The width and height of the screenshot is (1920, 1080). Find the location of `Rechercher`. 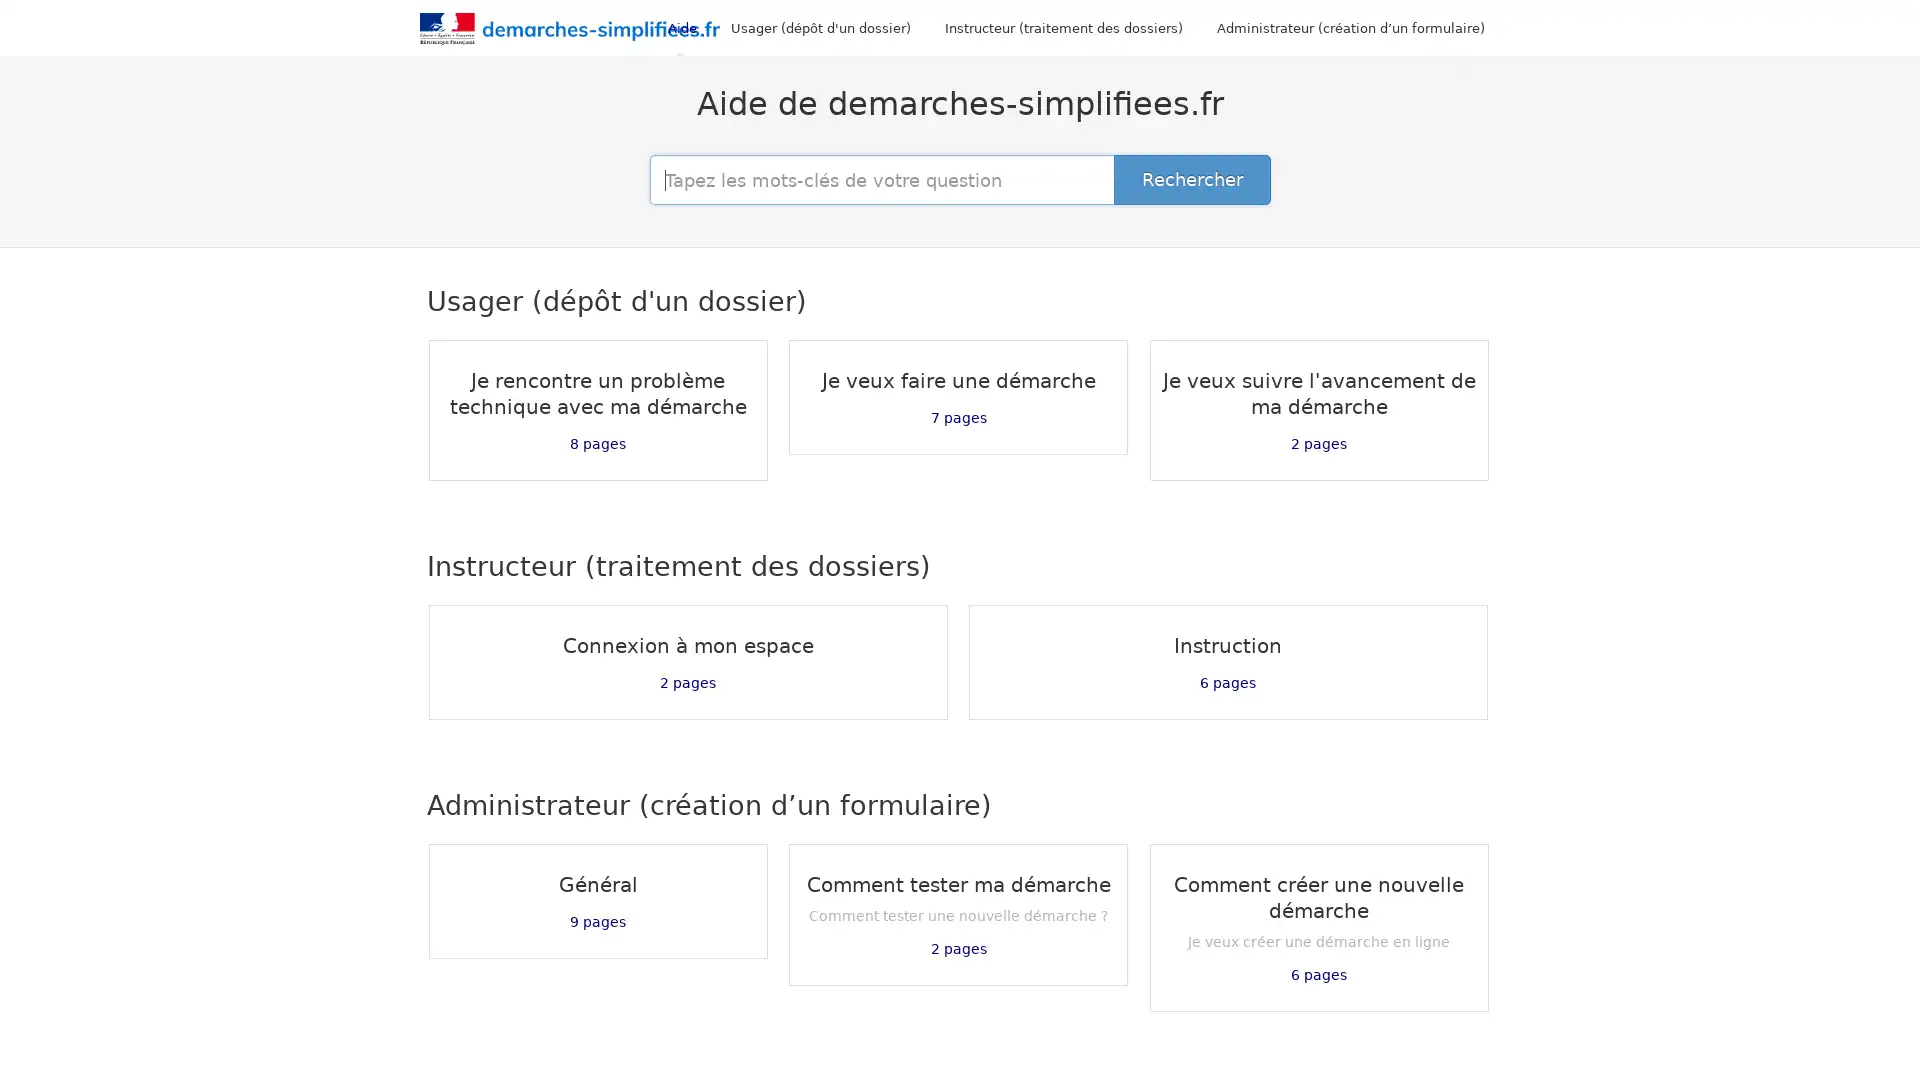

Rechercher is located at coordinates (1192, 180).